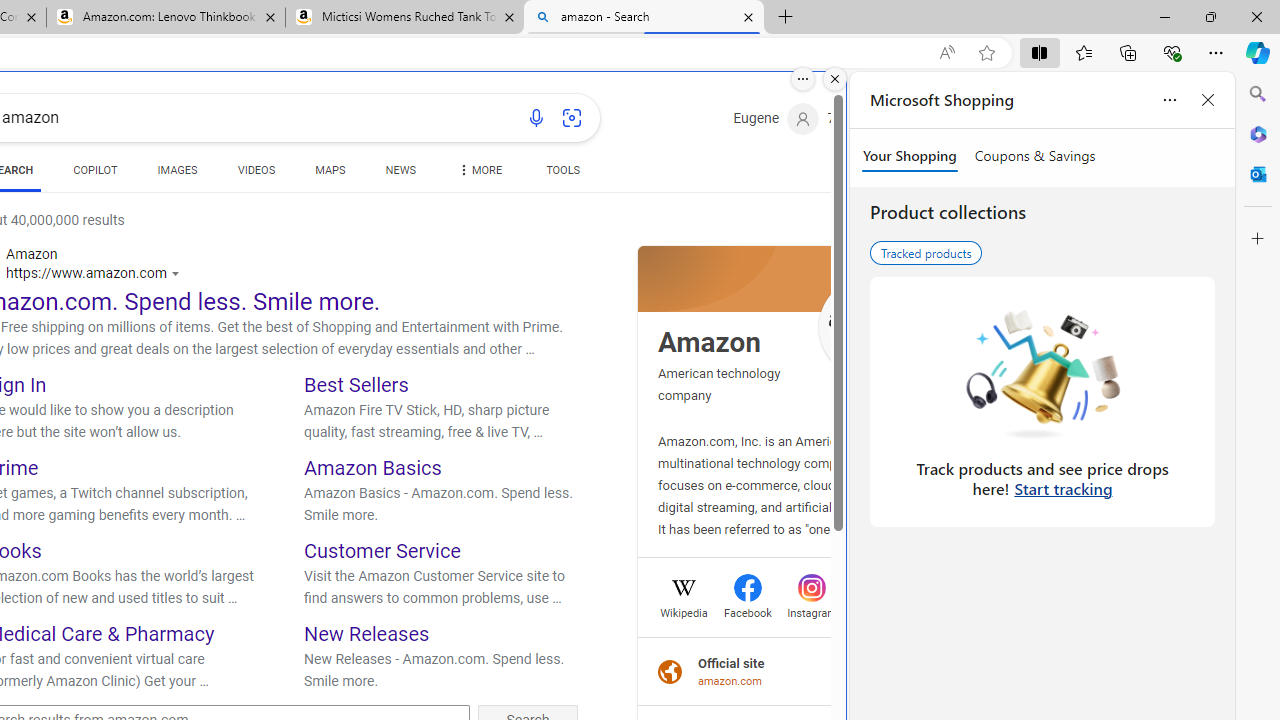  I want to click on 'Outlook', so click(1257, 173).